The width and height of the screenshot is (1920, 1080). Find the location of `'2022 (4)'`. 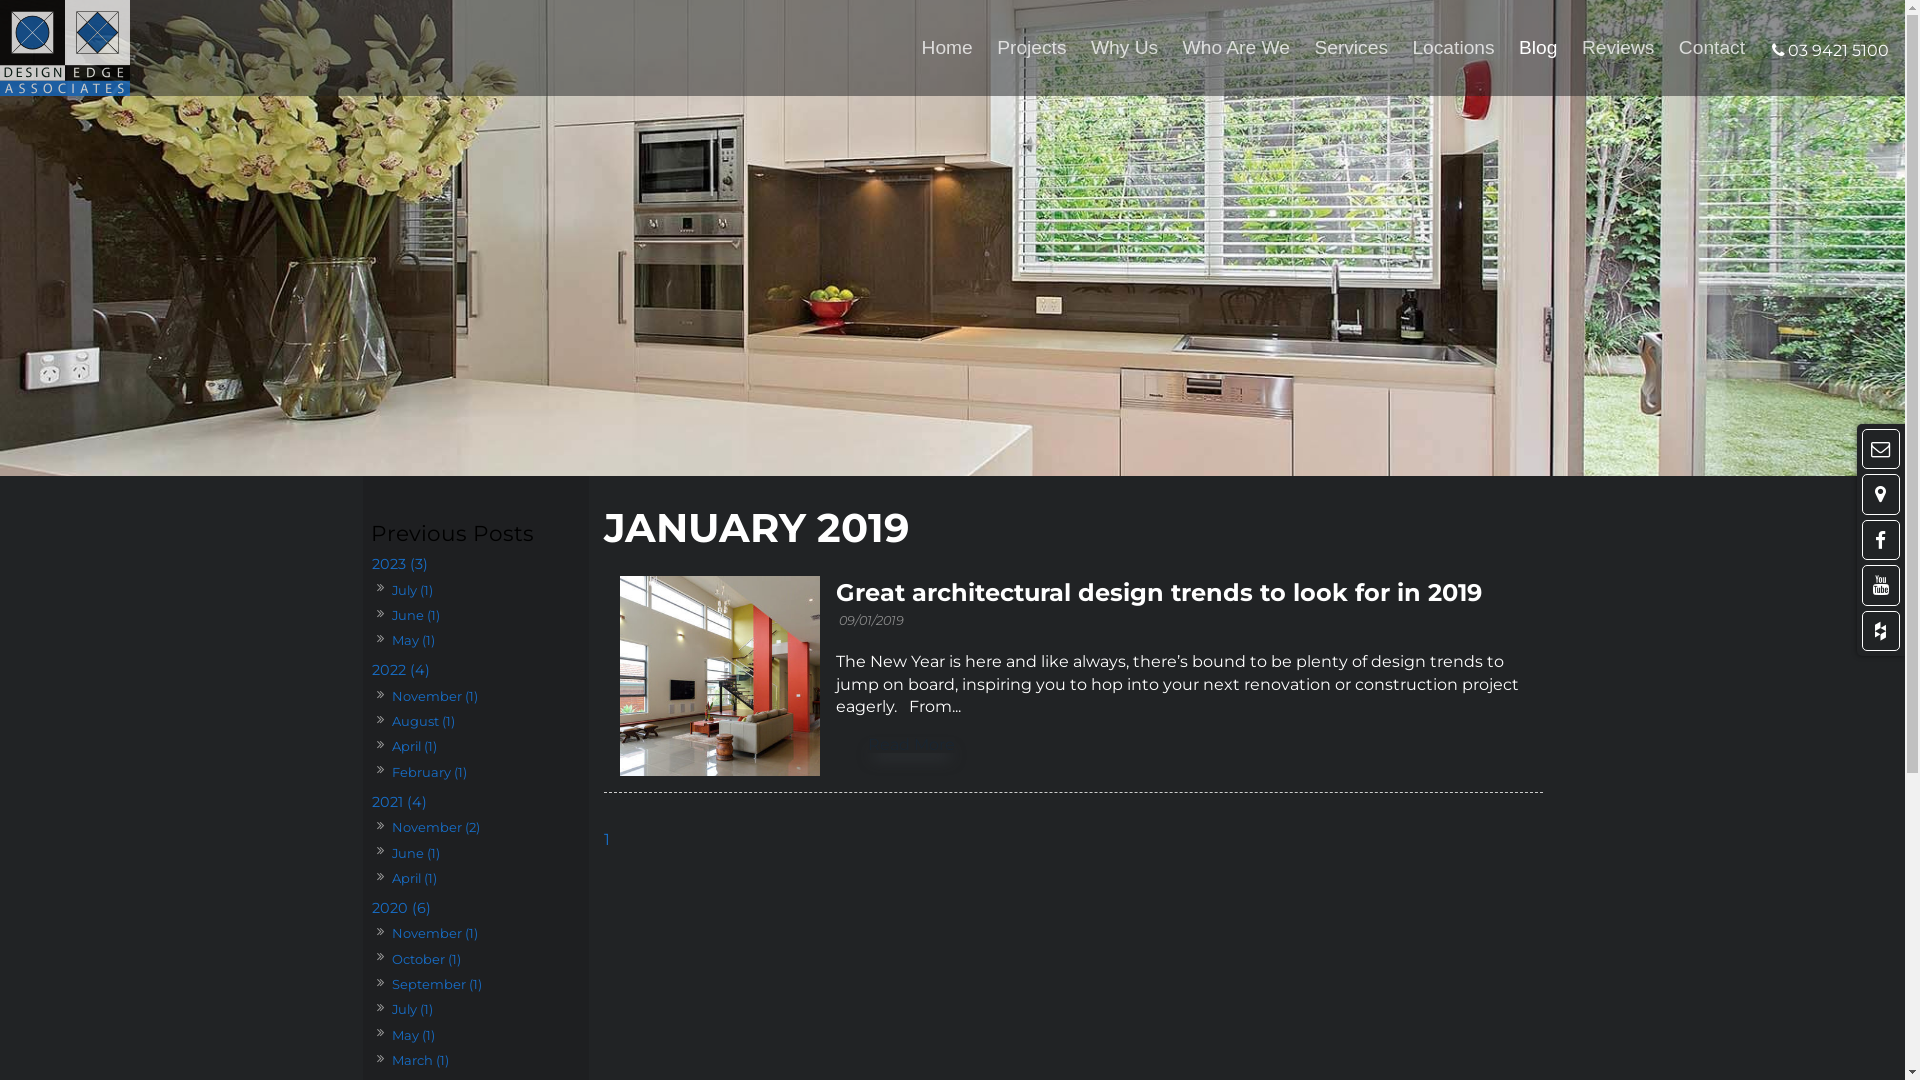

'2022 (4)' is located at coordinates (369, 670).